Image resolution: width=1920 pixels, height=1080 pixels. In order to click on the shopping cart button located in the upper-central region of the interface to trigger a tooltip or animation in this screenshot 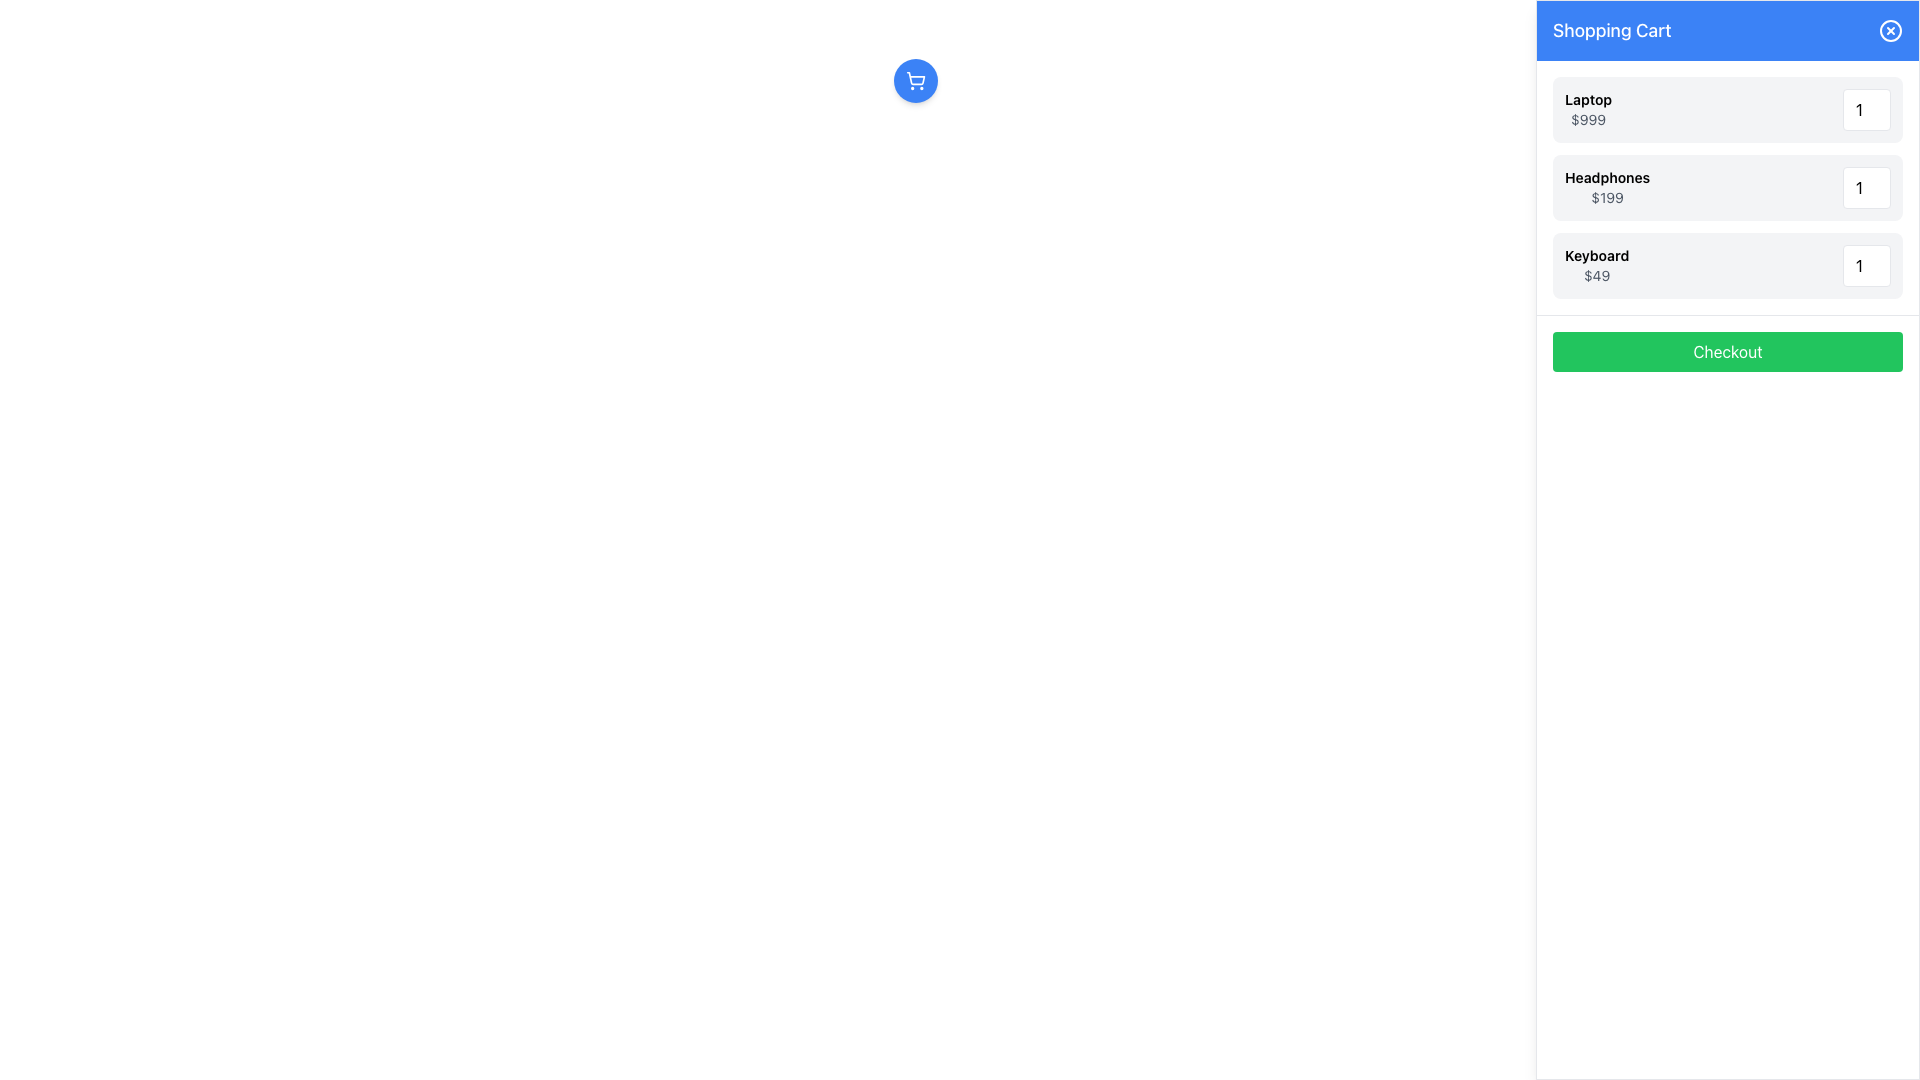, I will do `click(914, 80)`.